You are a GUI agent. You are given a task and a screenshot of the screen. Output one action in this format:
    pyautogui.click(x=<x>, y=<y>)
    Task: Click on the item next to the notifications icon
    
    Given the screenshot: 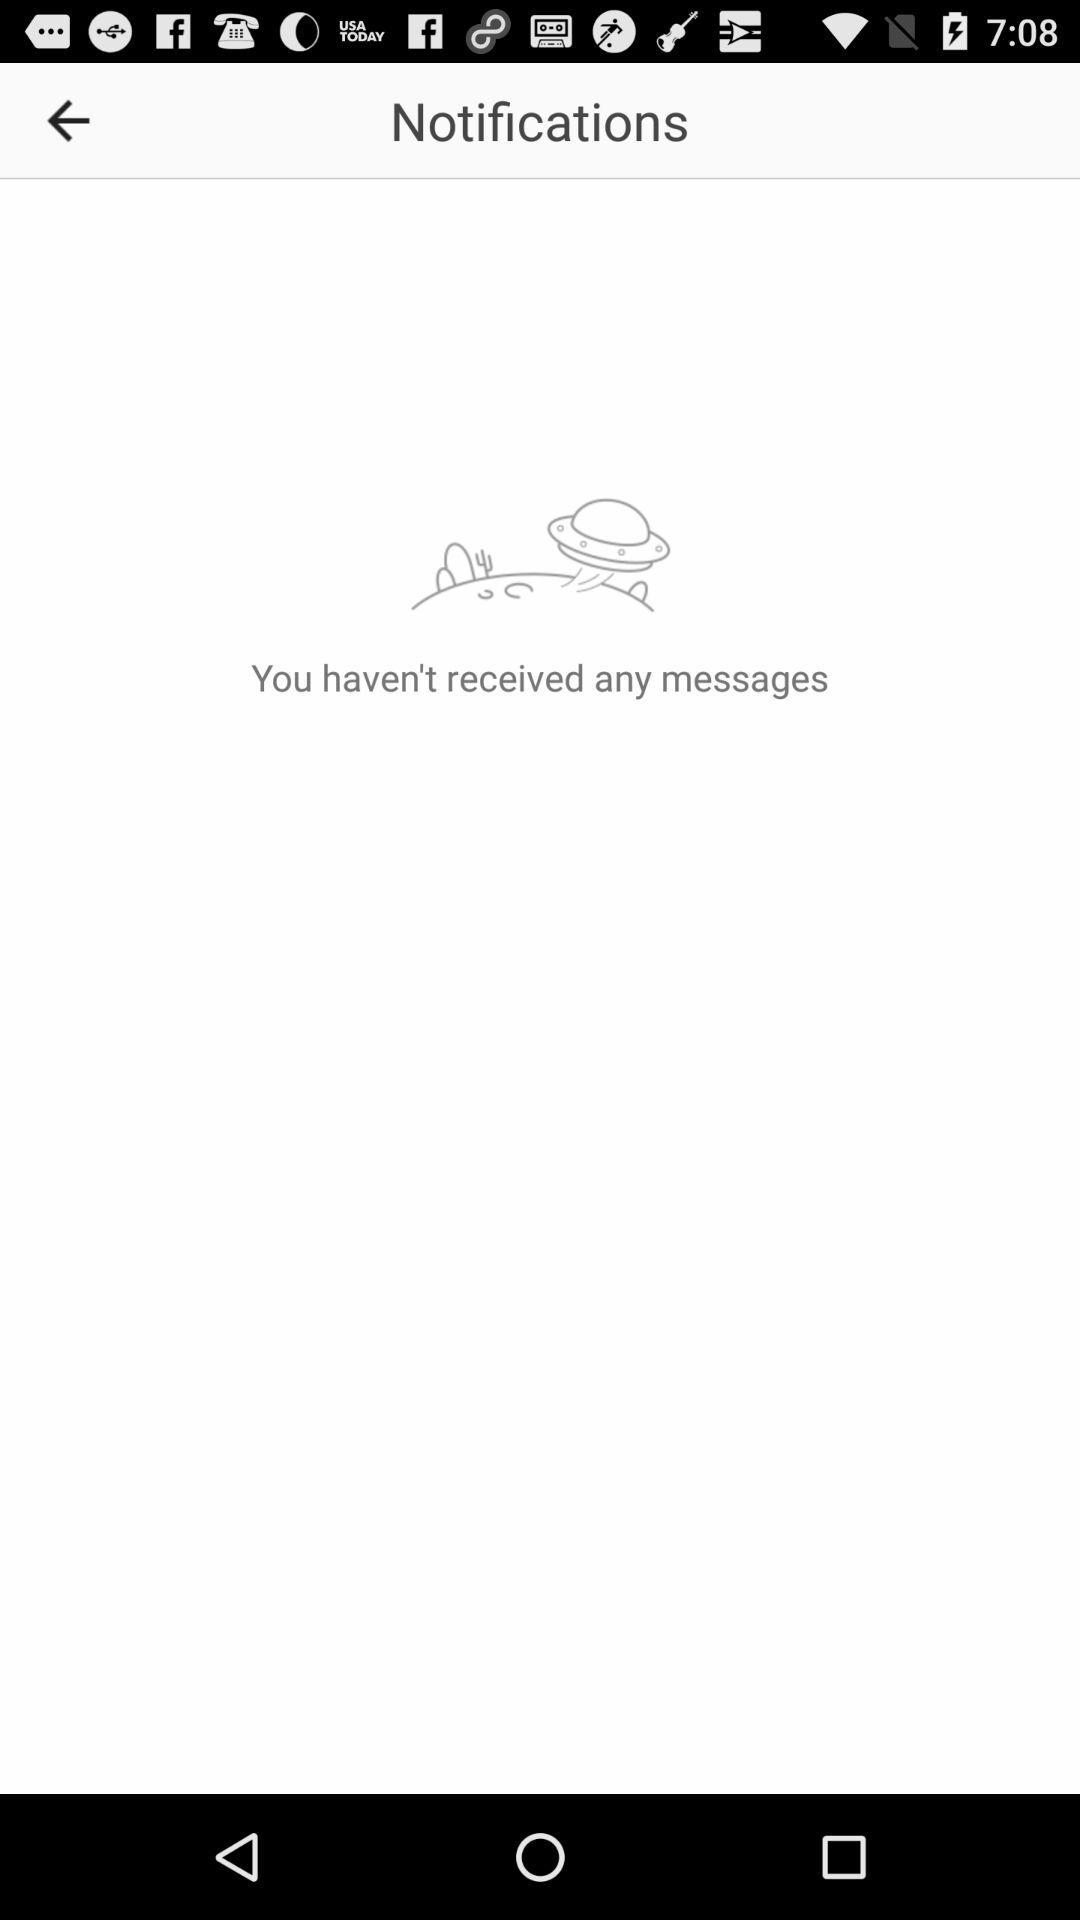 What is the action you would take?
    pyautogui.click(x=74, y=119)
    